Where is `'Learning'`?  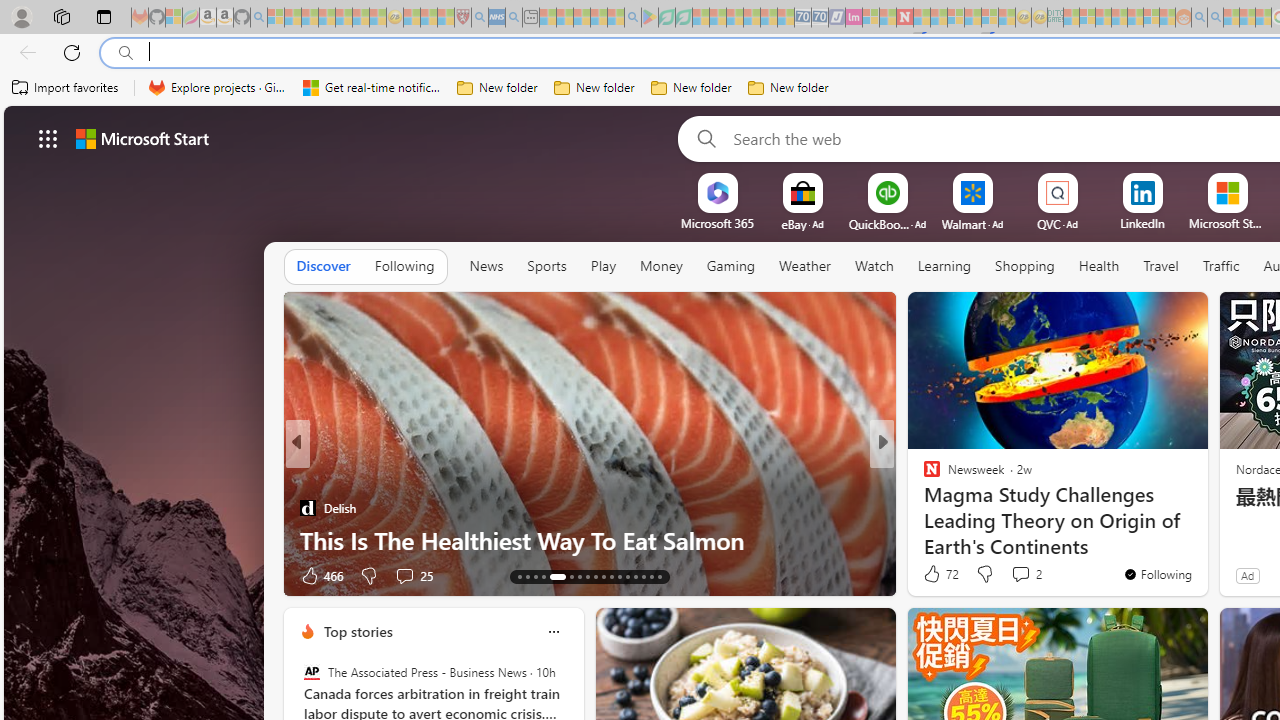 'Learning' is located at coordinates (943, 266).